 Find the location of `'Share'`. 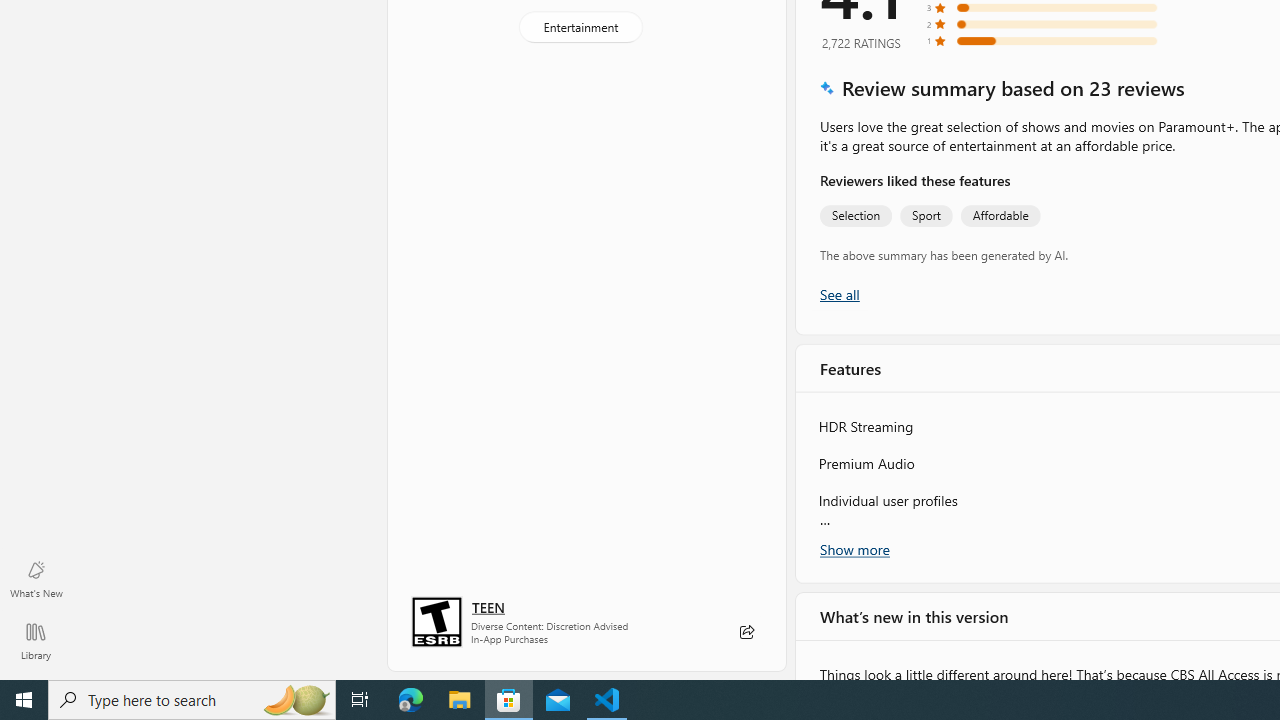

'Share' is located at coordinates (745, 632).